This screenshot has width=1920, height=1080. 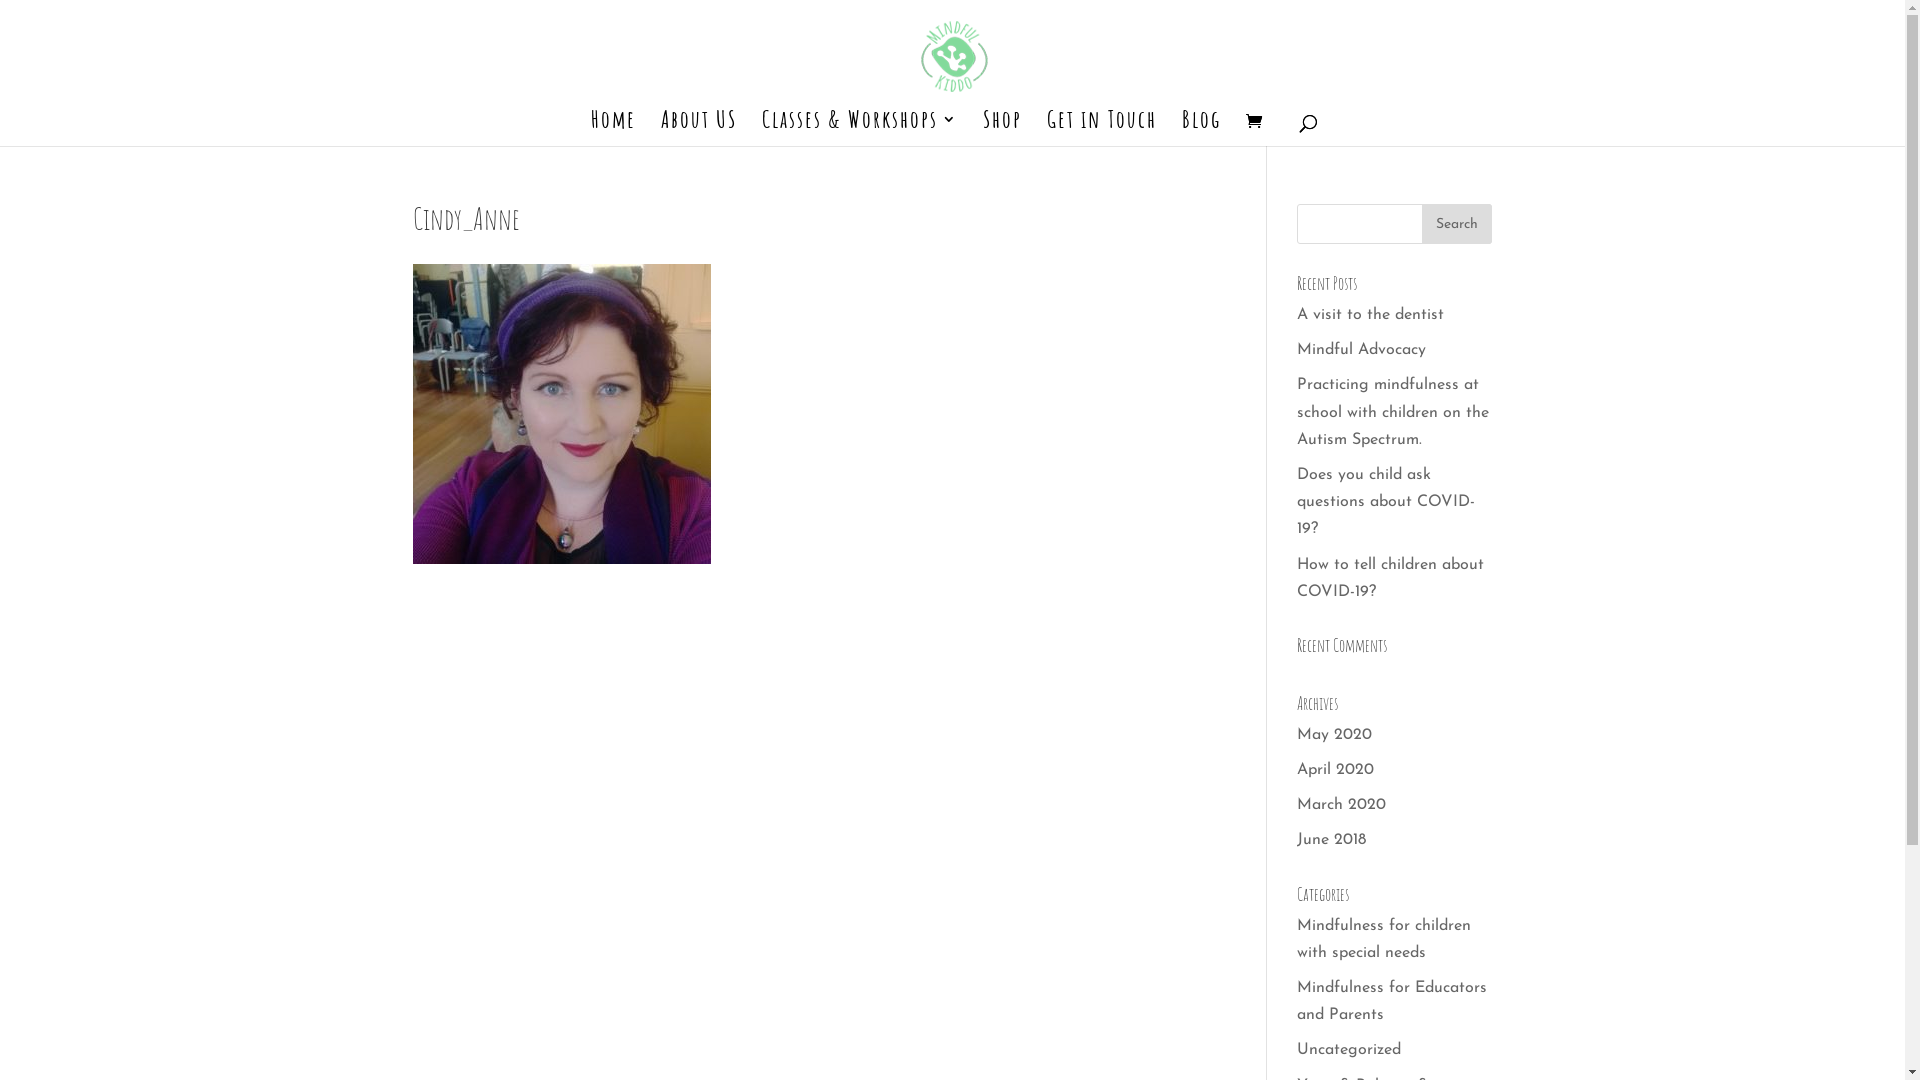 What do you see at coordinates (1001, 128) in the screenshot?
I see `'Shop'` at bounding box center [1001, 128].